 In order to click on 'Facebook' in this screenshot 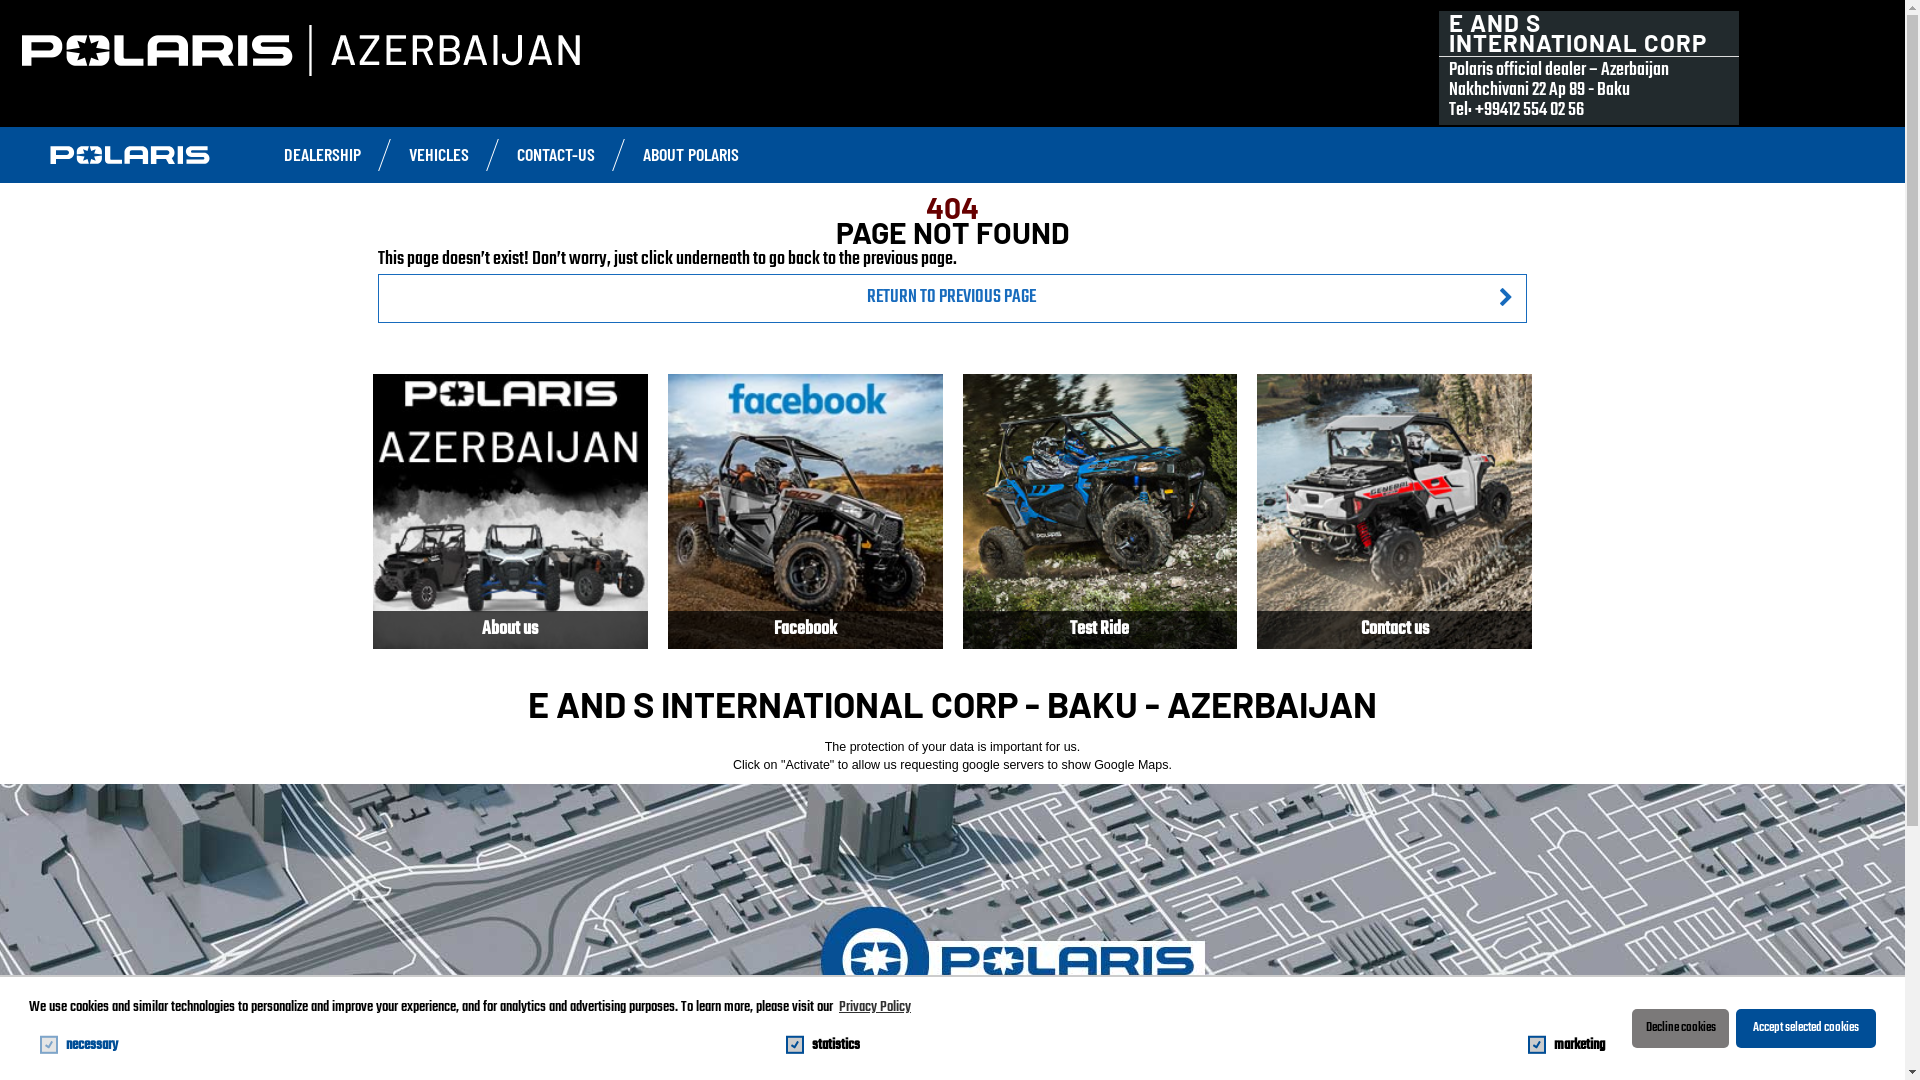, I will do `click(805, 510)`.